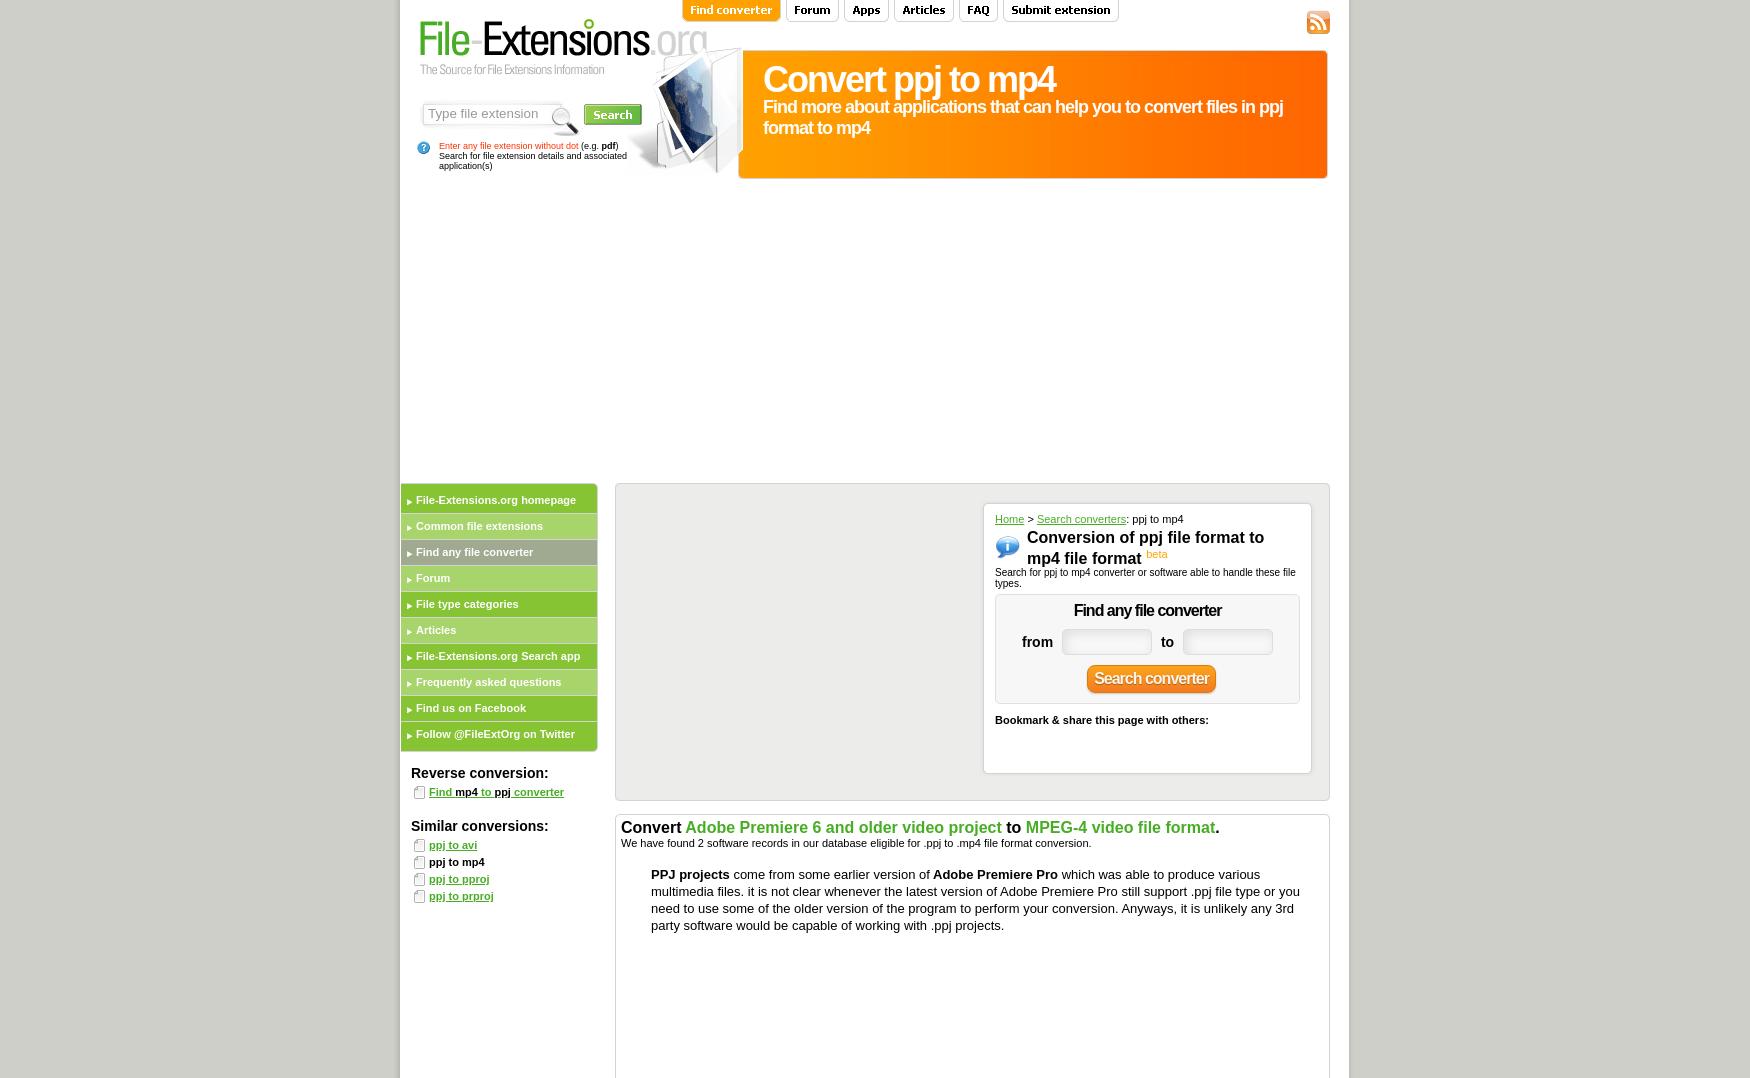  Describe the element at coordinates (479, 825) in the screenshot. I see `'Similar conversions:'` at that location.